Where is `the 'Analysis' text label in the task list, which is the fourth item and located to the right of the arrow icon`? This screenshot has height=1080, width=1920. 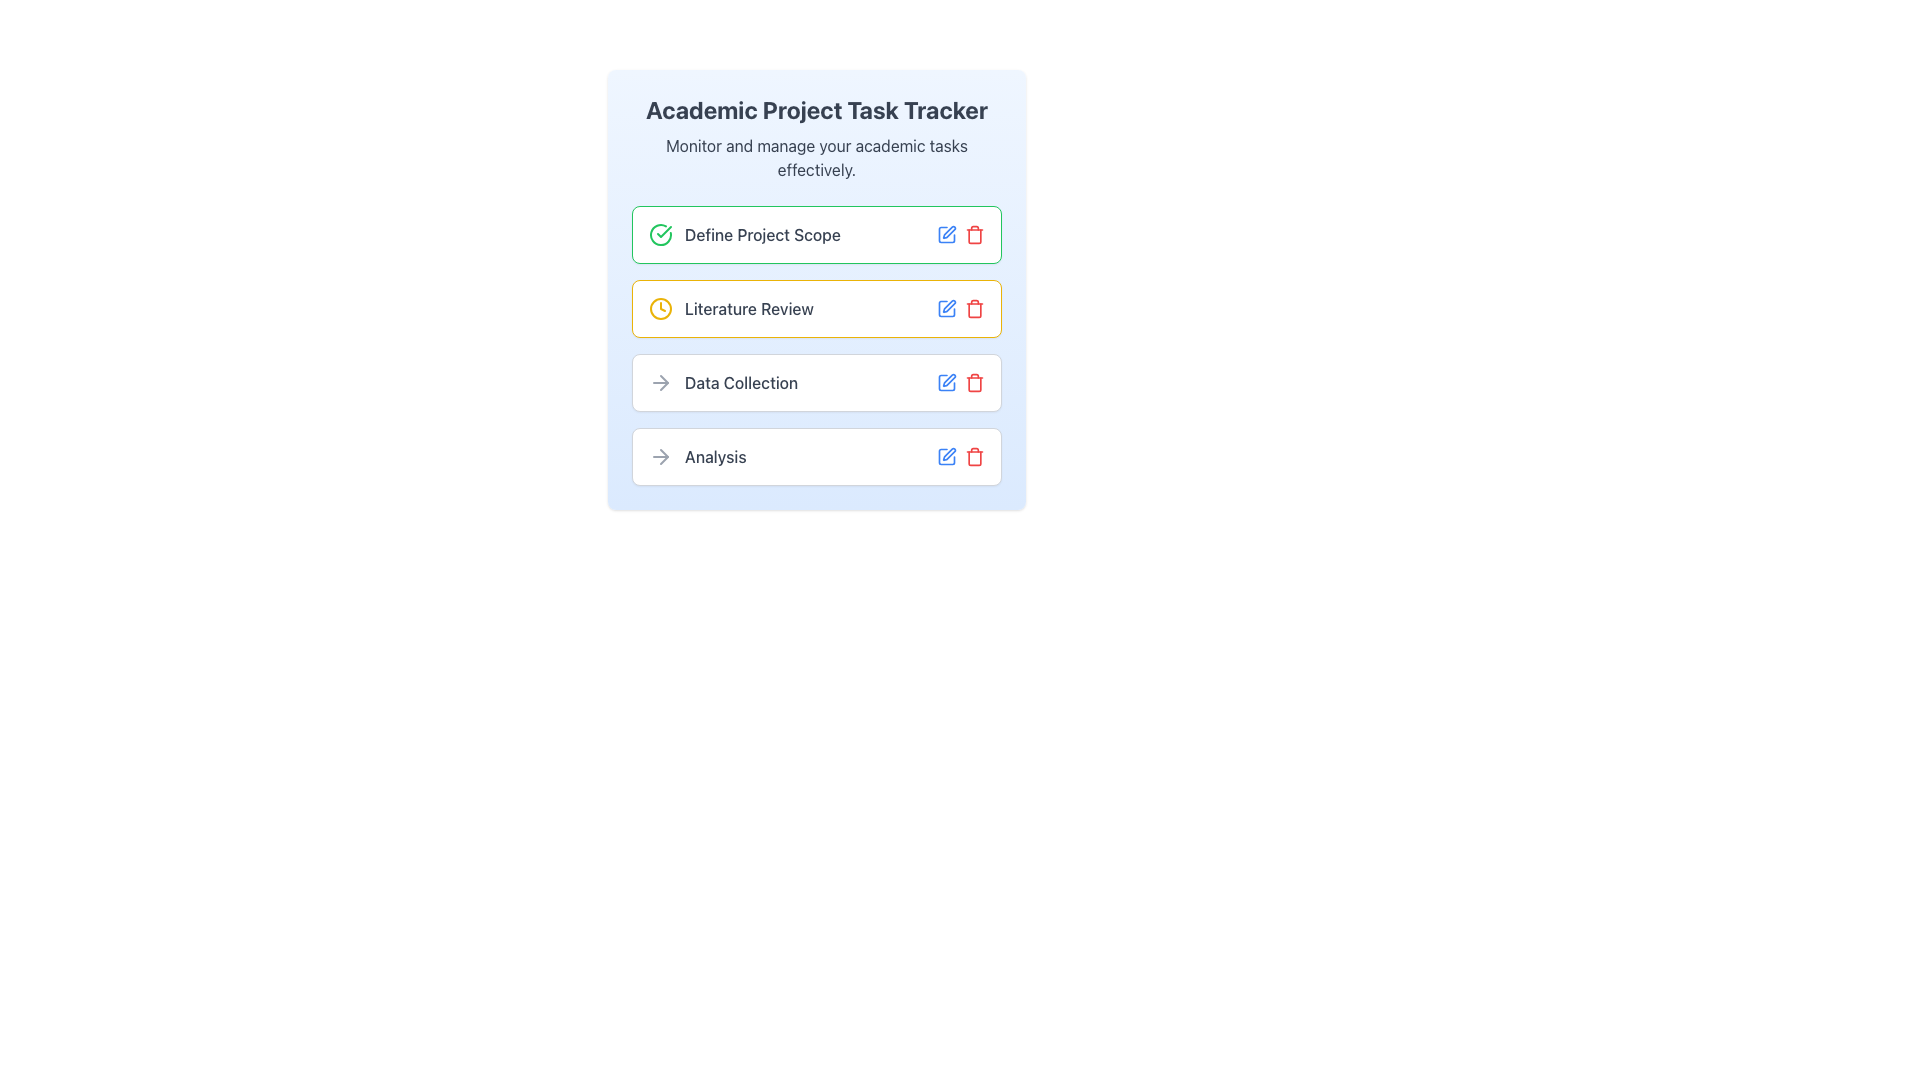 the 'Analysis' text label in the task list, which is the fourth item and located to the right of the arrow icon is located at coordinates (715, 456).